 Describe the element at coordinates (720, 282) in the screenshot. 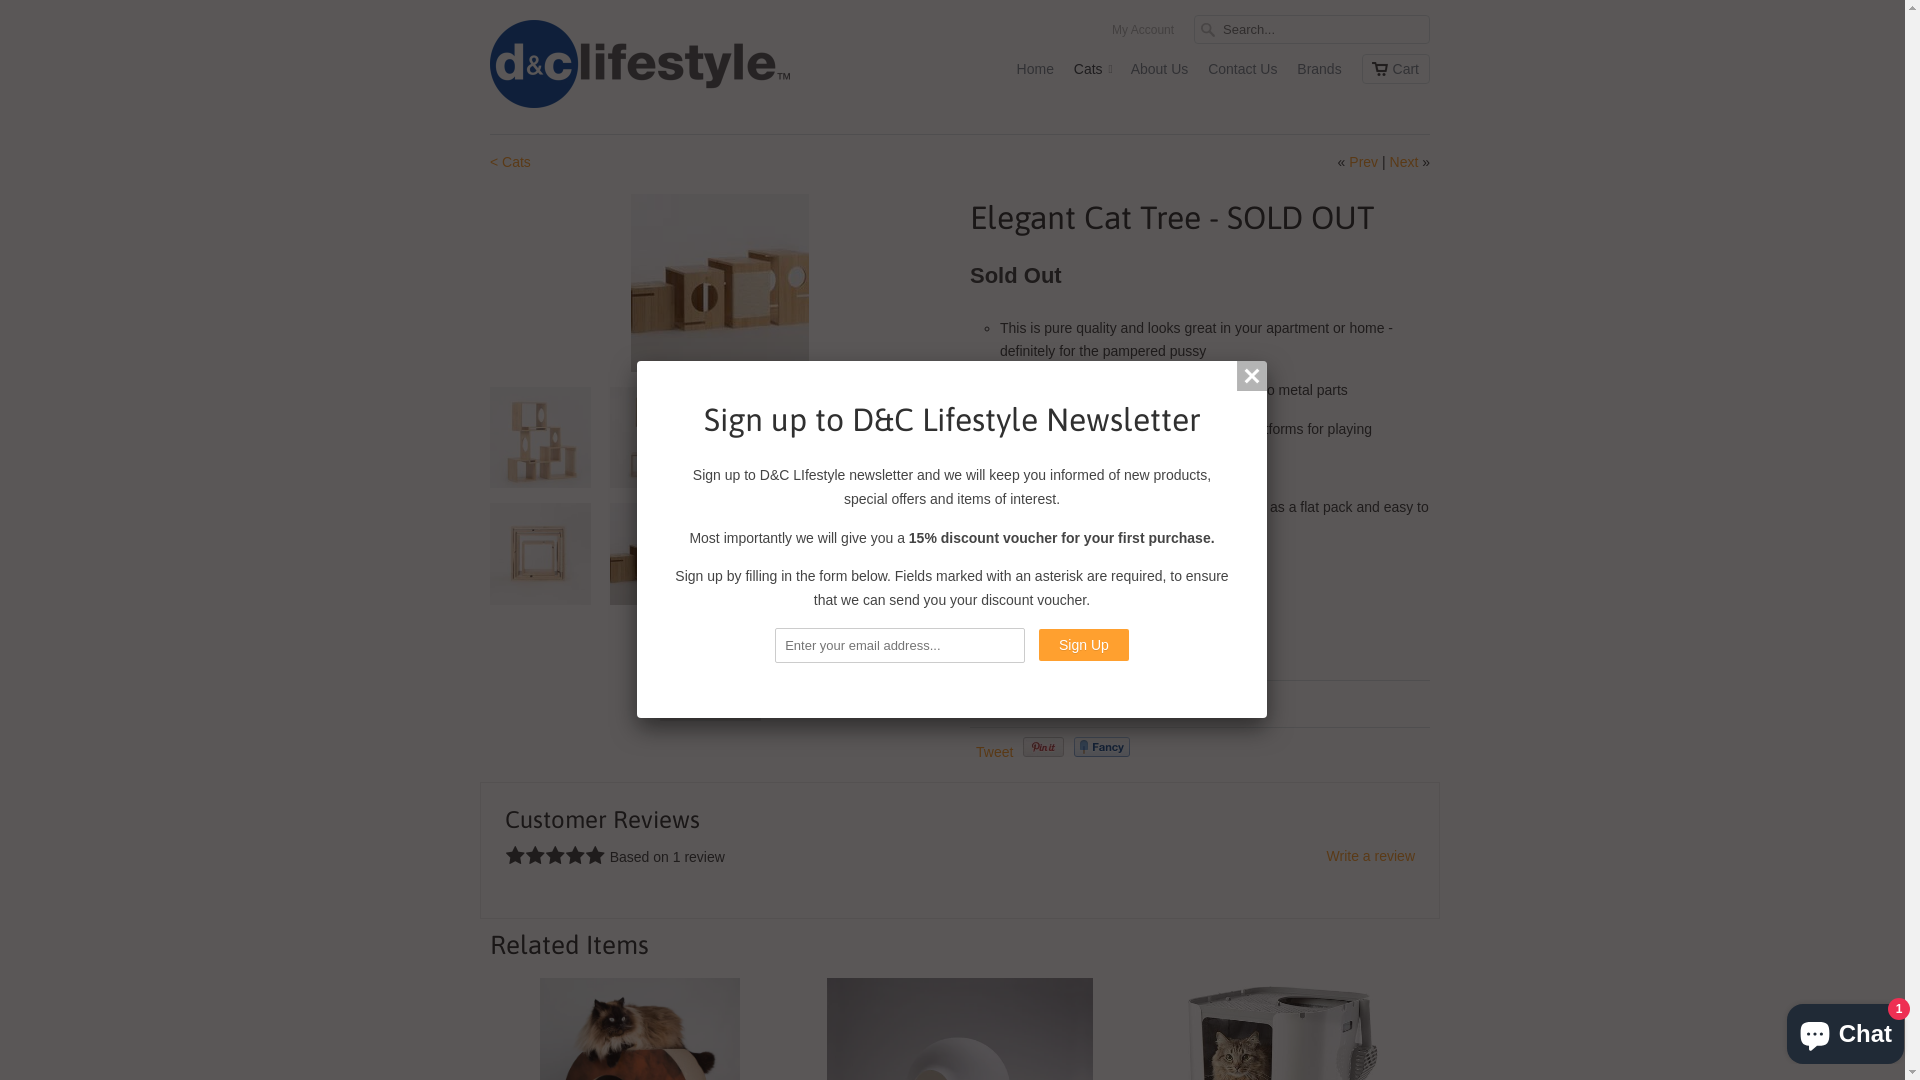

I see `'Elegant Cat Tree - SOLD OUT'` at that location.